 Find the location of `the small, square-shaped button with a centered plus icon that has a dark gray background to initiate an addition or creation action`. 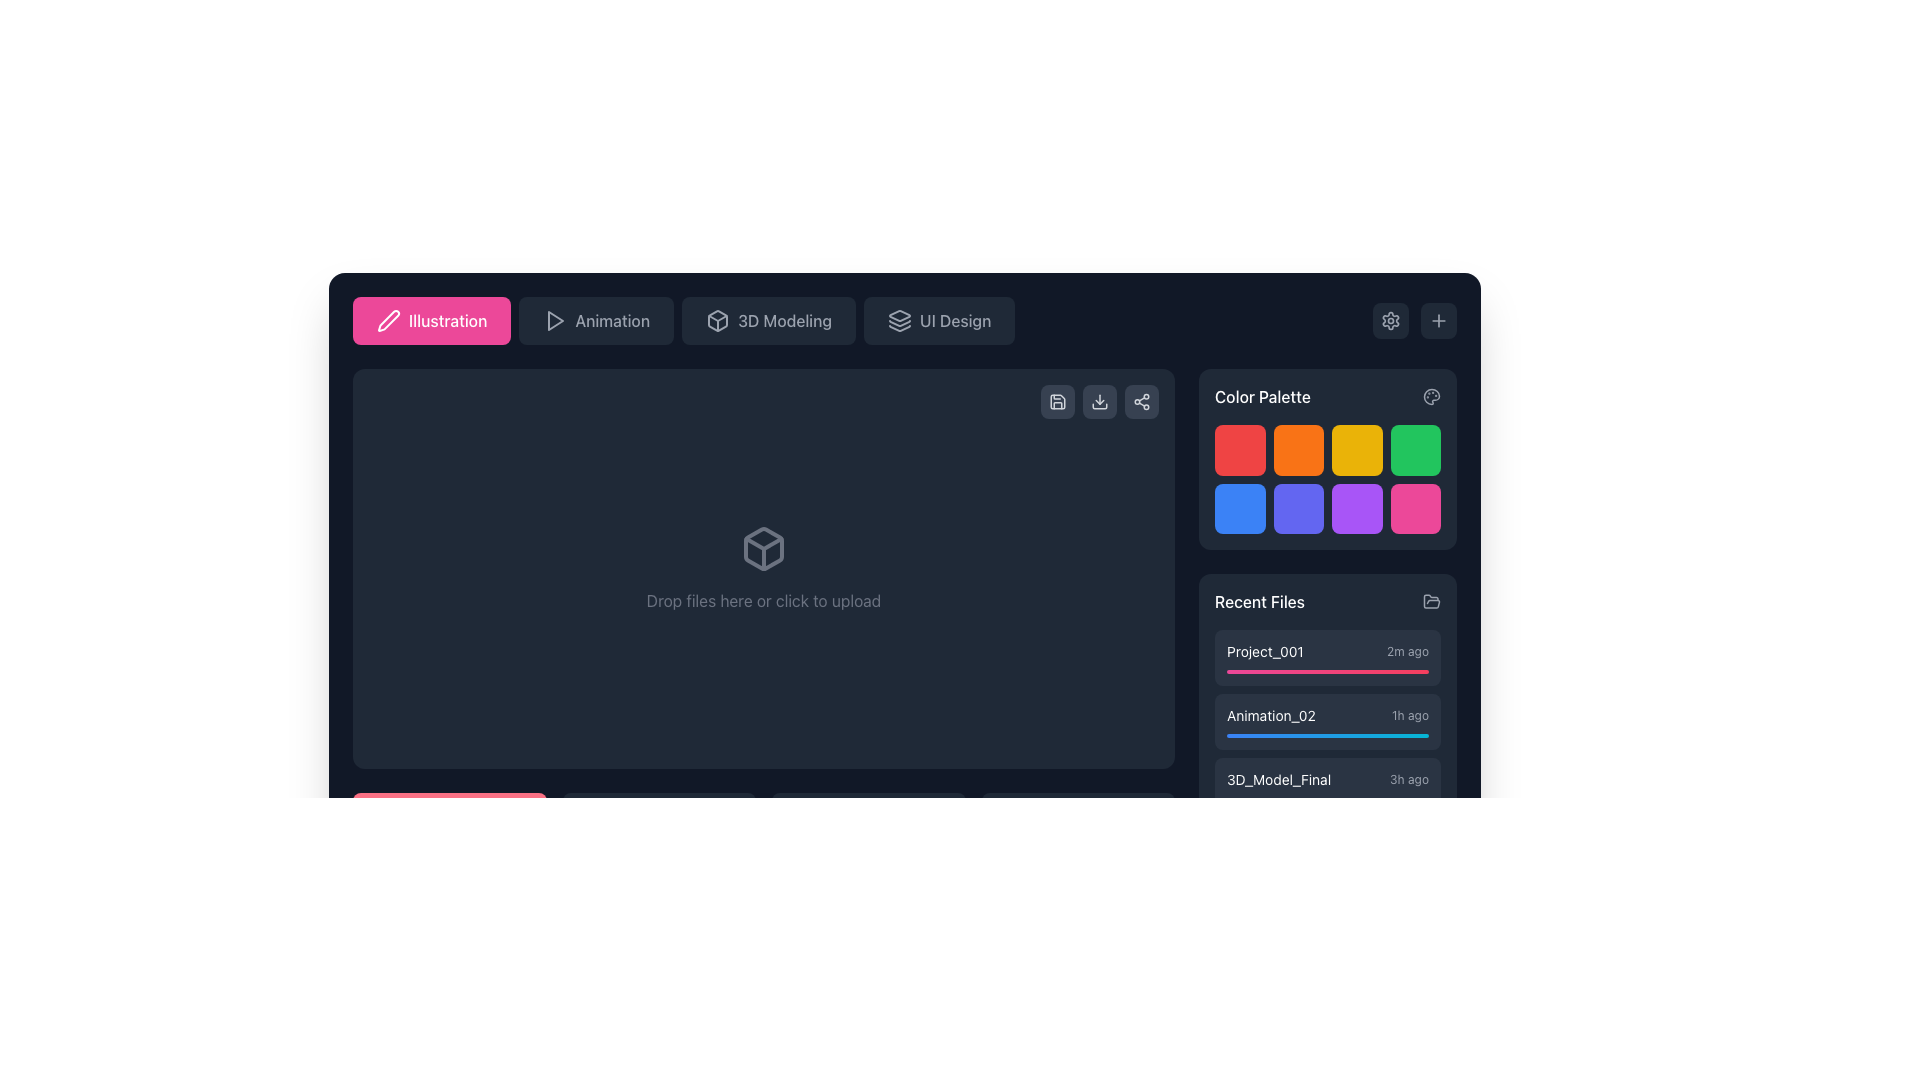

the small, square-shaped button with a centered plus icon that has a dark gray background to initiate an addition or creation action is located at coordinates (1438, 319).